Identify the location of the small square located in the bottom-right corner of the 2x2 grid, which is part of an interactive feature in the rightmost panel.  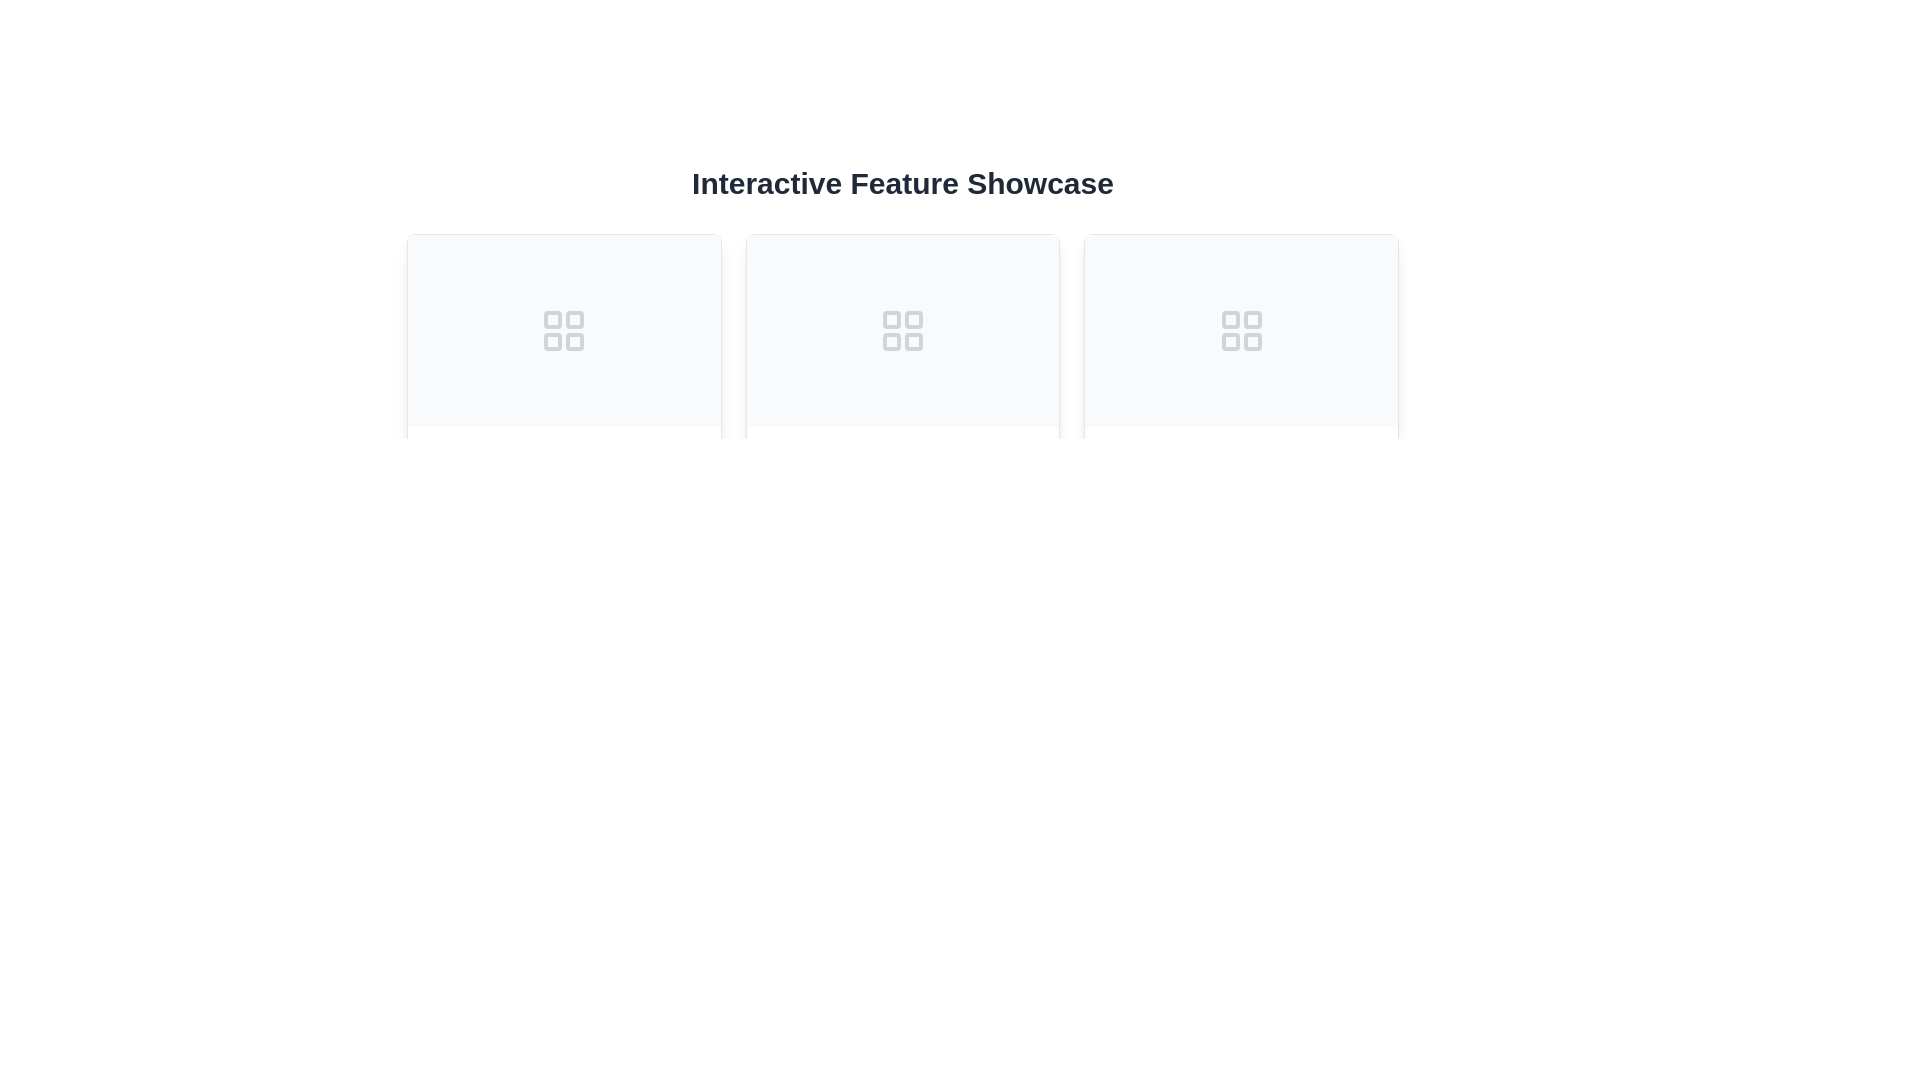
(1251, 341).